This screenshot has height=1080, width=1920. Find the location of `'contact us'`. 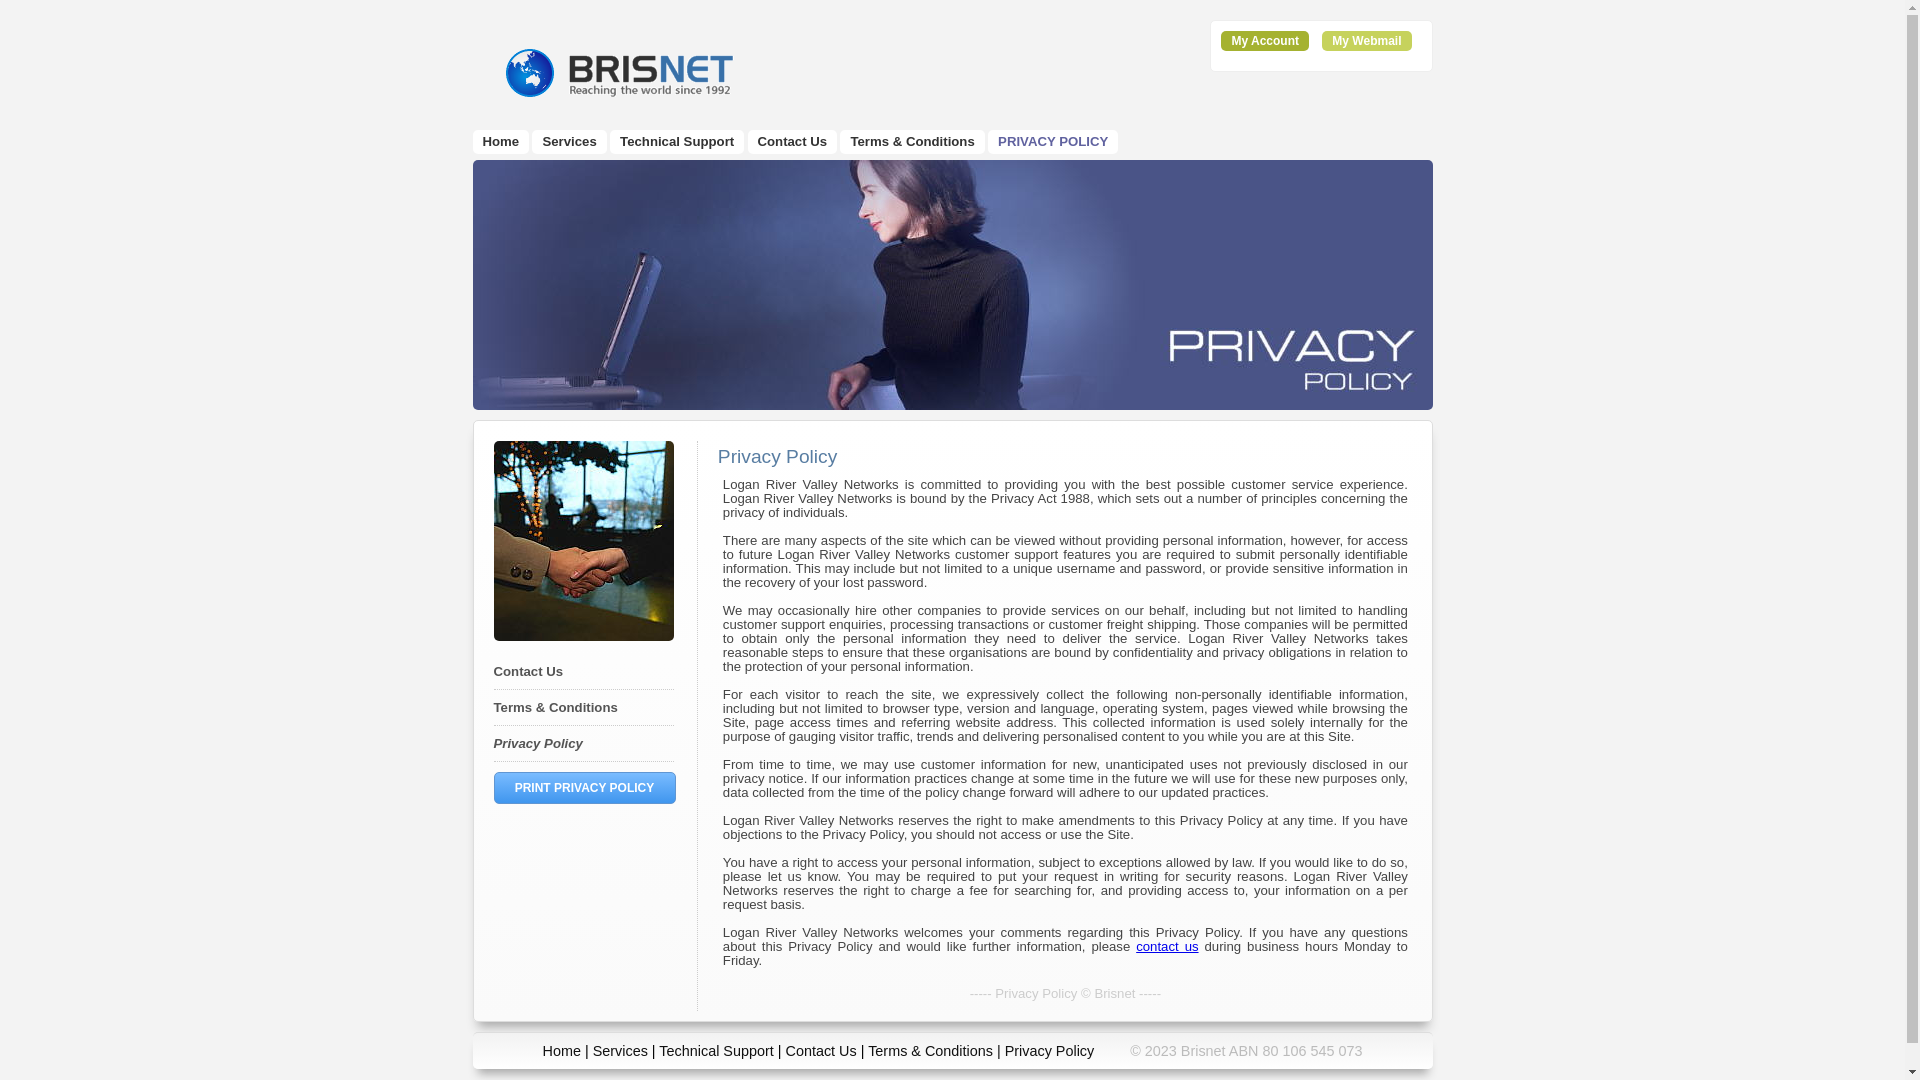

'contact us' is located at coordinates (1166, 945).